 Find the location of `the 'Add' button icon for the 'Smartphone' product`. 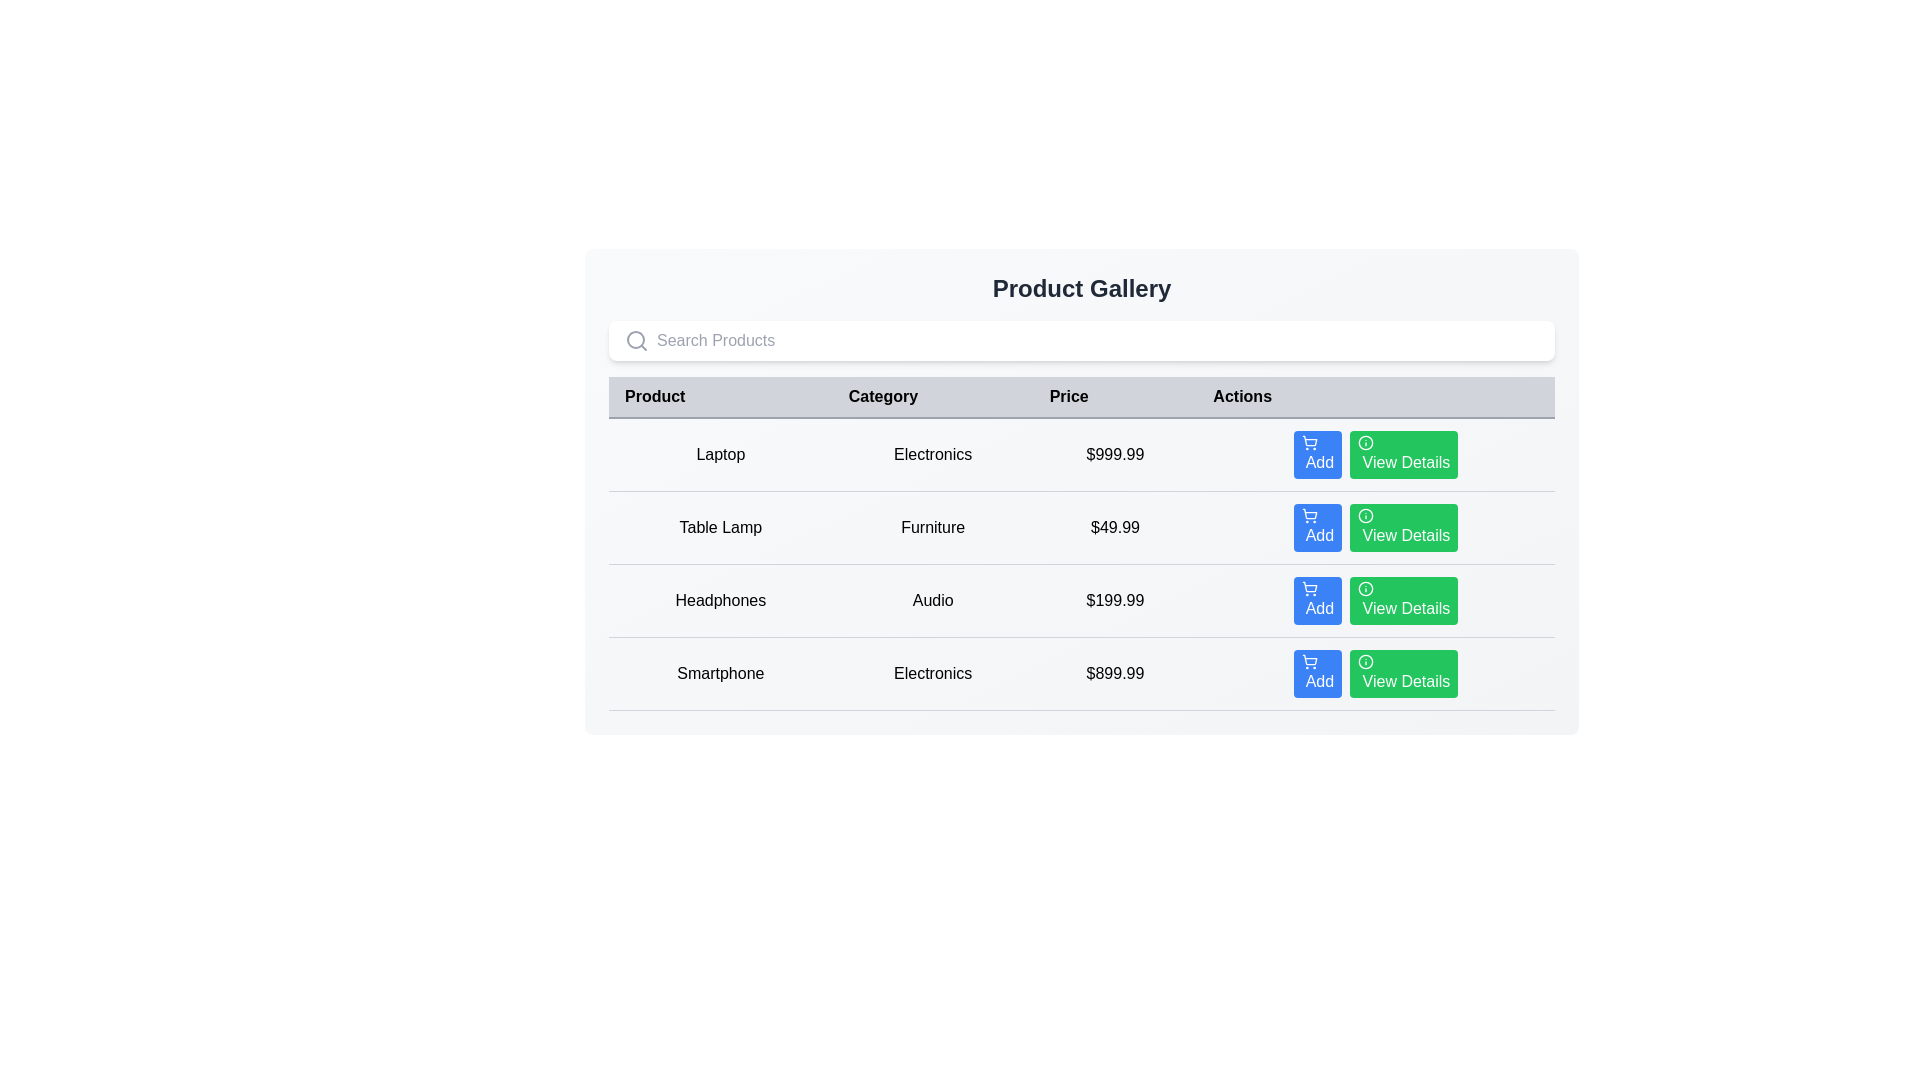

the 'Add' button icon for the 'Smartphone' product is located at coordinates (1310, 662).